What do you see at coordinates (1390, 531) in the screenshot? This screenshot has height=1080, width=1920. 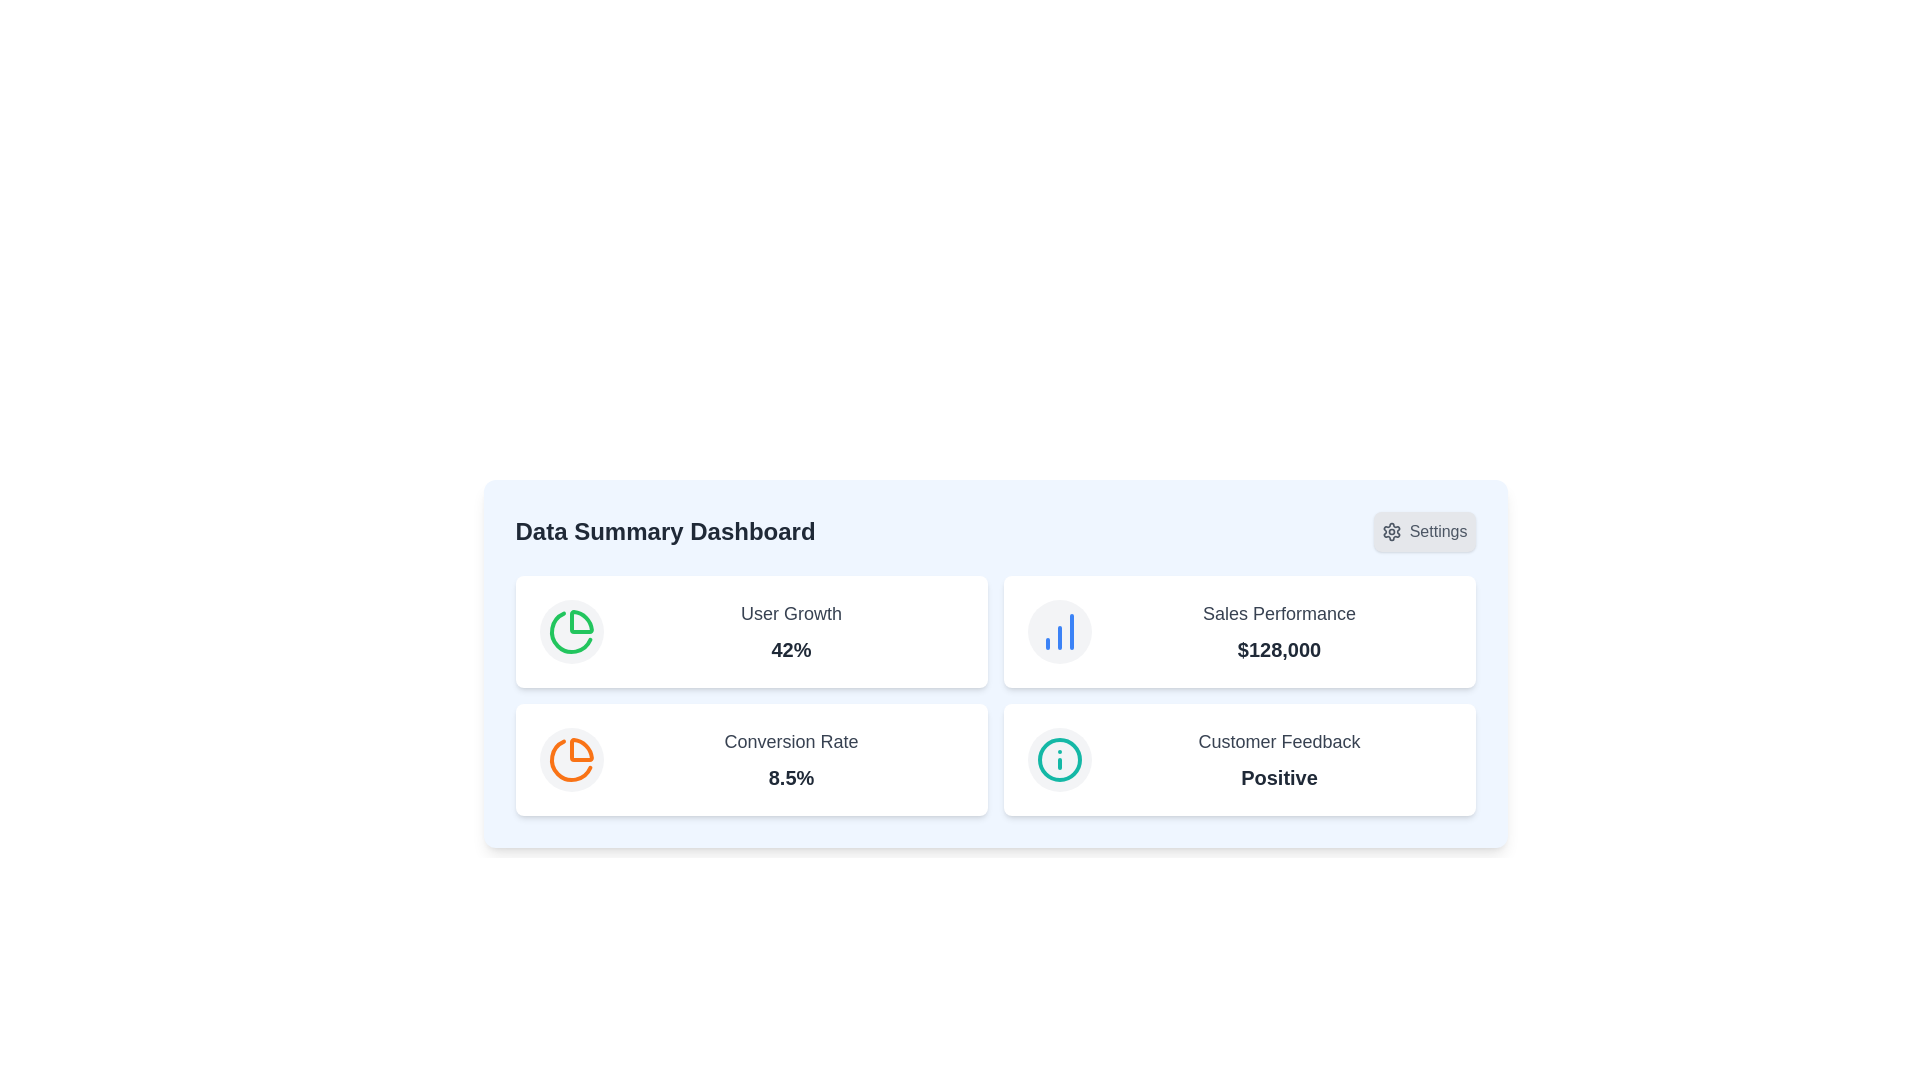 I see `the circular settings icon, which is a gear-shaped button styled in gray located at the top-right corner of the dashboard` at bounding box center [1390, 531].